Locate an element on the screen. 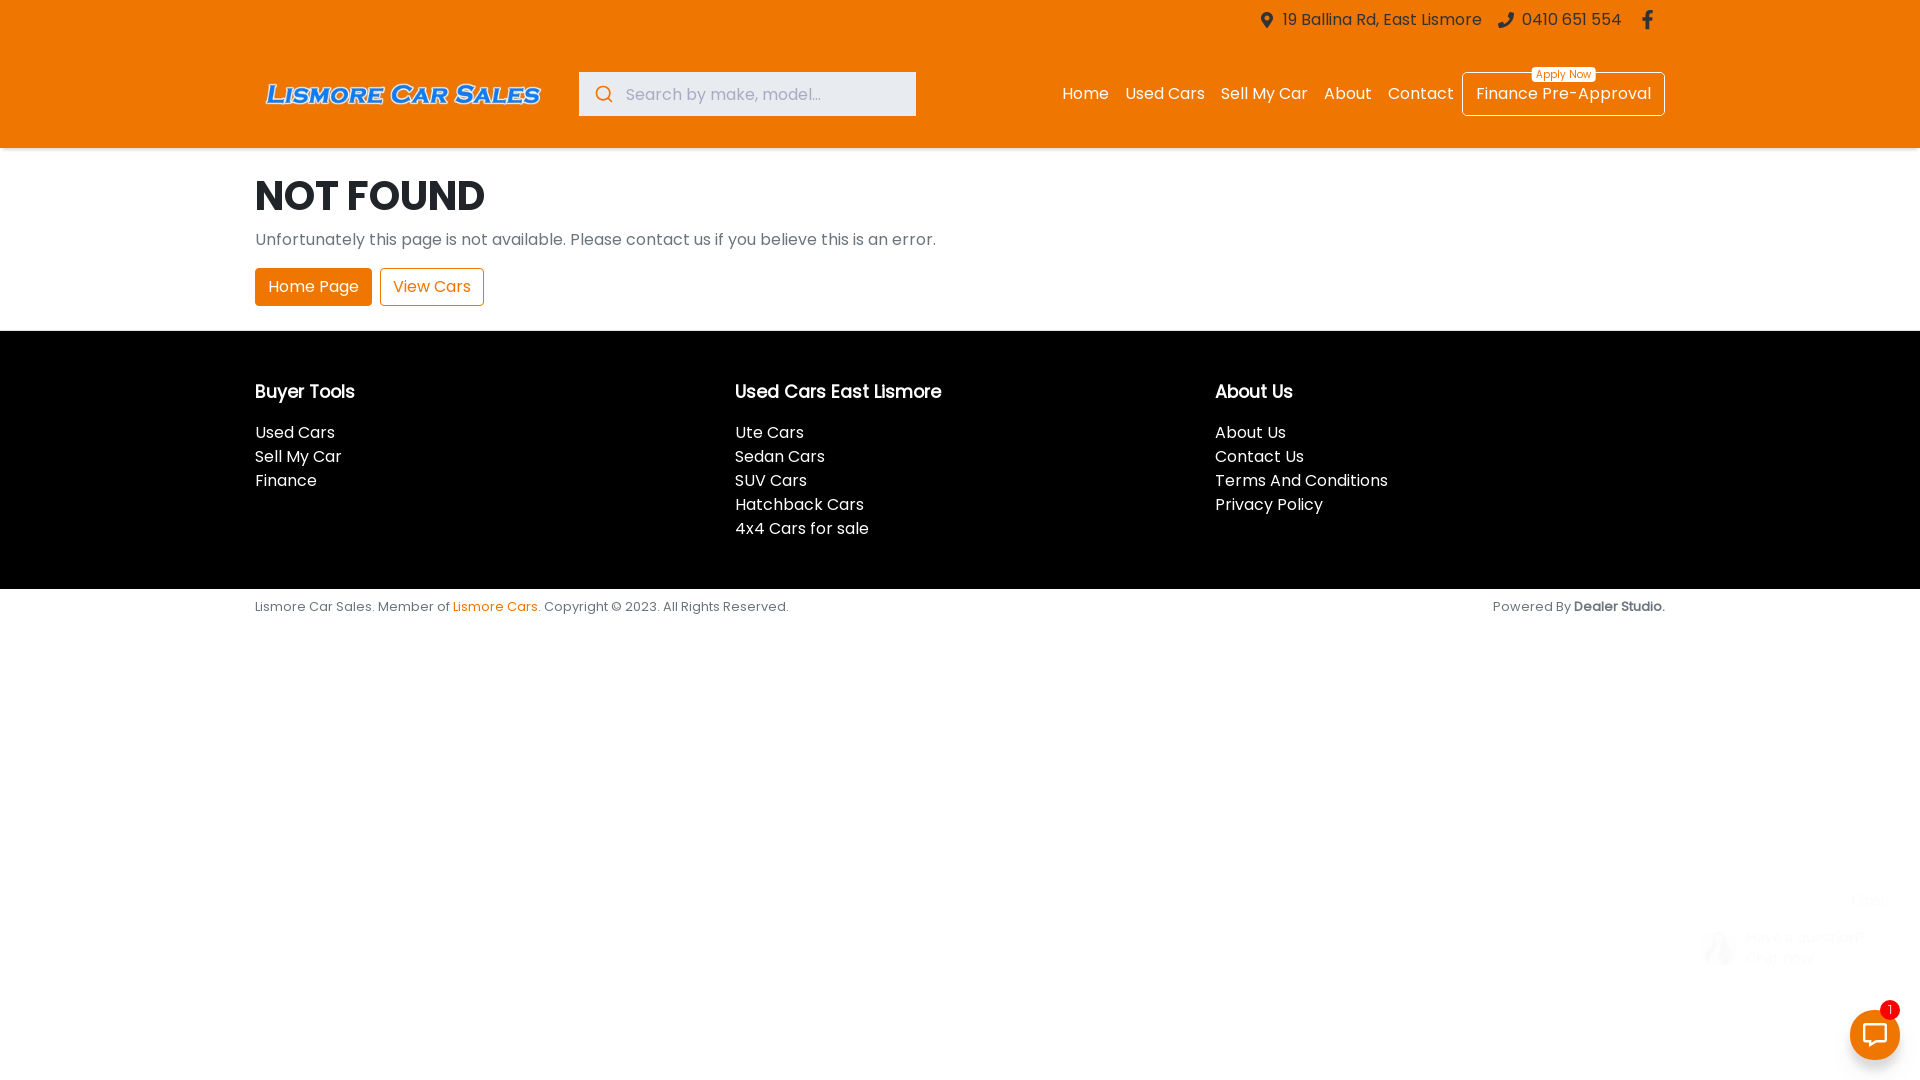 The width and height of the screenshot is (1920, 1080). 'Used Cars' is located at coordinates (293, 431).